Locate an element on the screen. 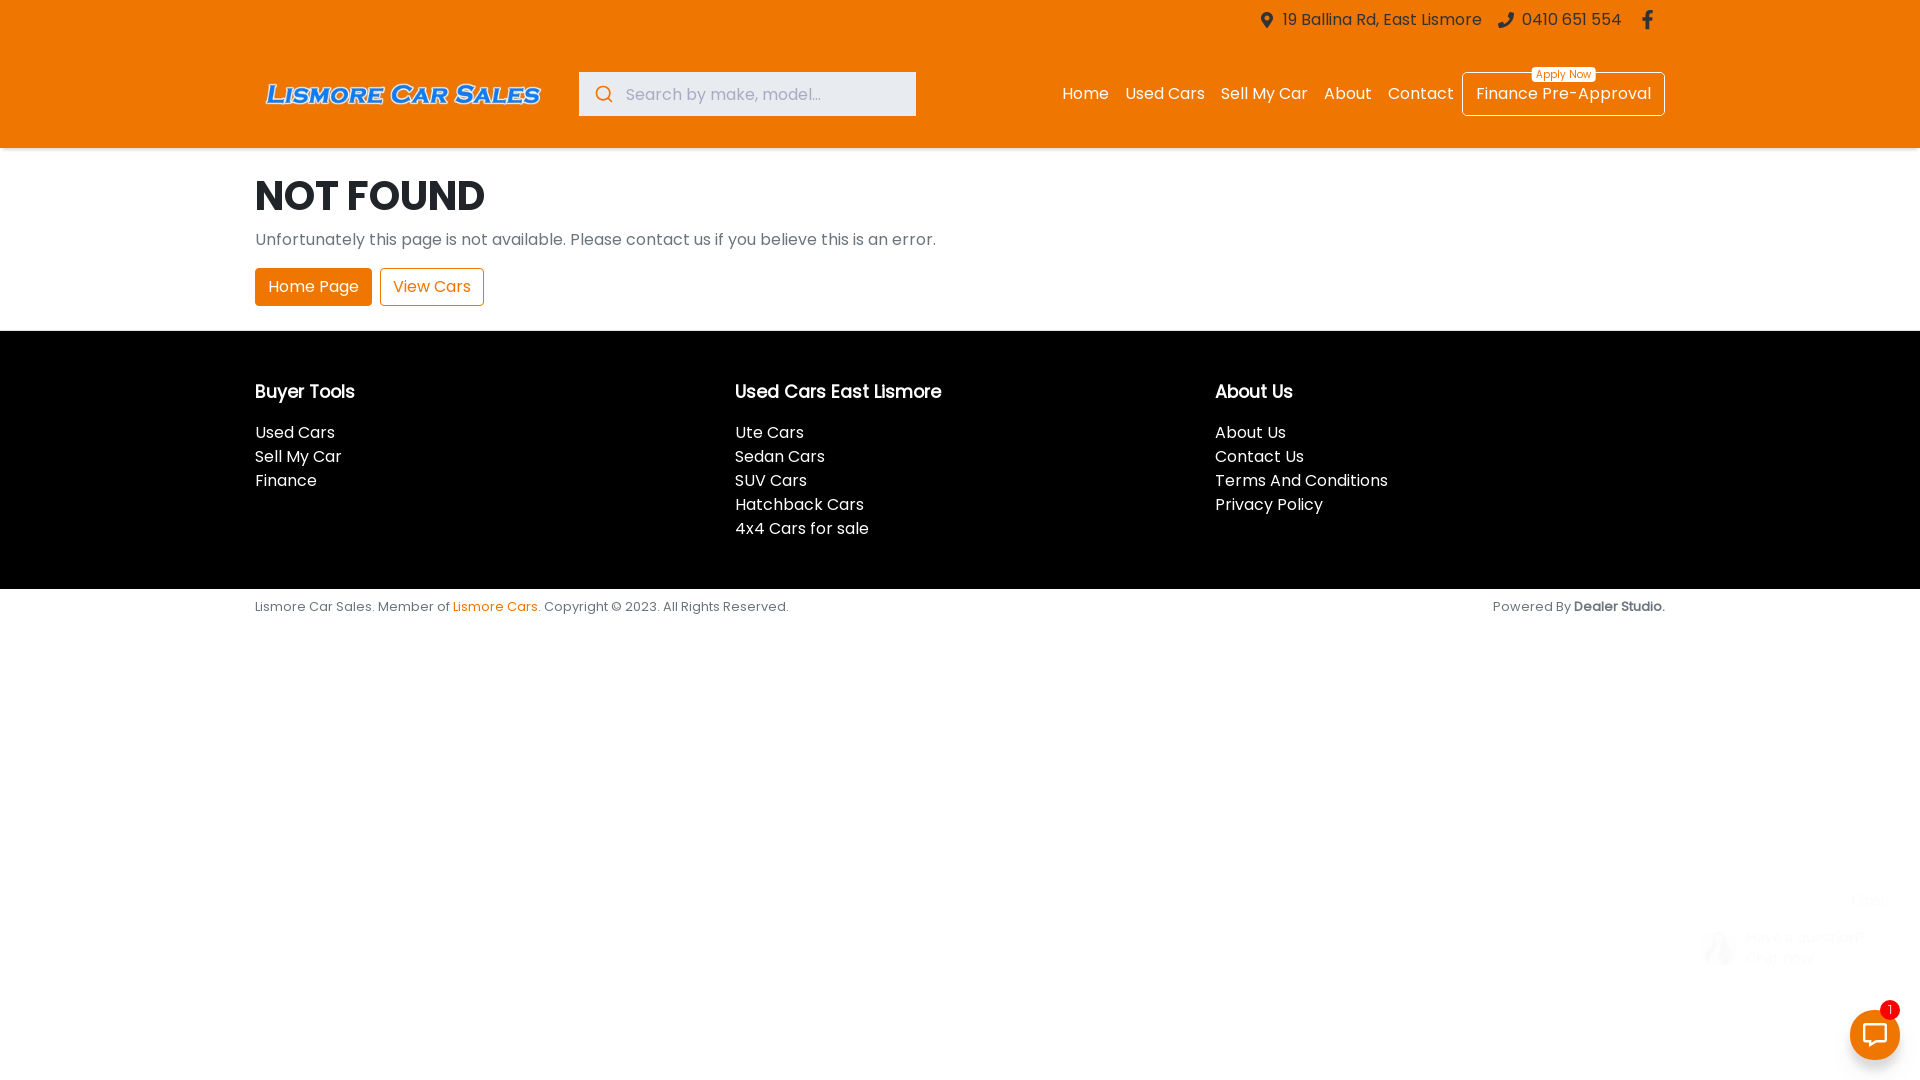 The width and height of the screenshot is (1920, 1080). 'Used Cars' is located at coordinates (293, 431).